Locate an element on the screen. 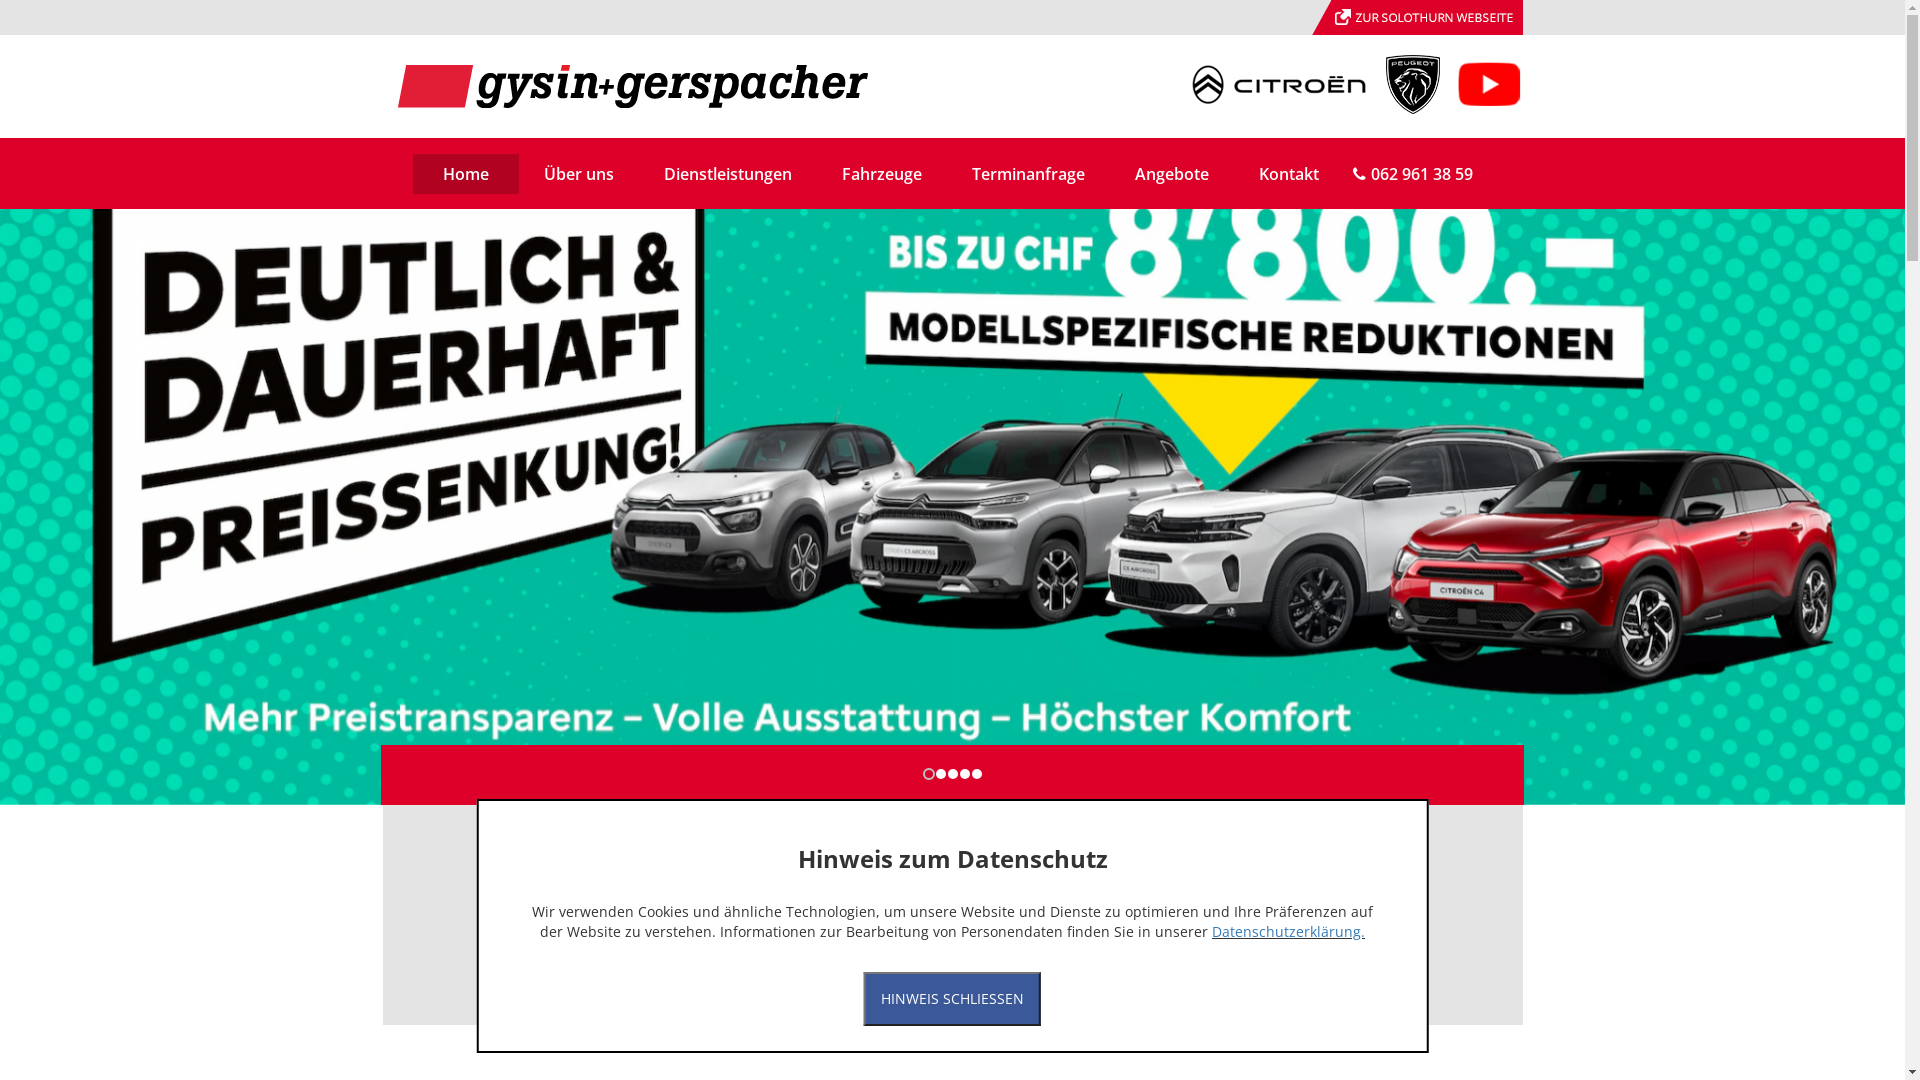  'Kontakt' is located at coordinates (1289, 172).